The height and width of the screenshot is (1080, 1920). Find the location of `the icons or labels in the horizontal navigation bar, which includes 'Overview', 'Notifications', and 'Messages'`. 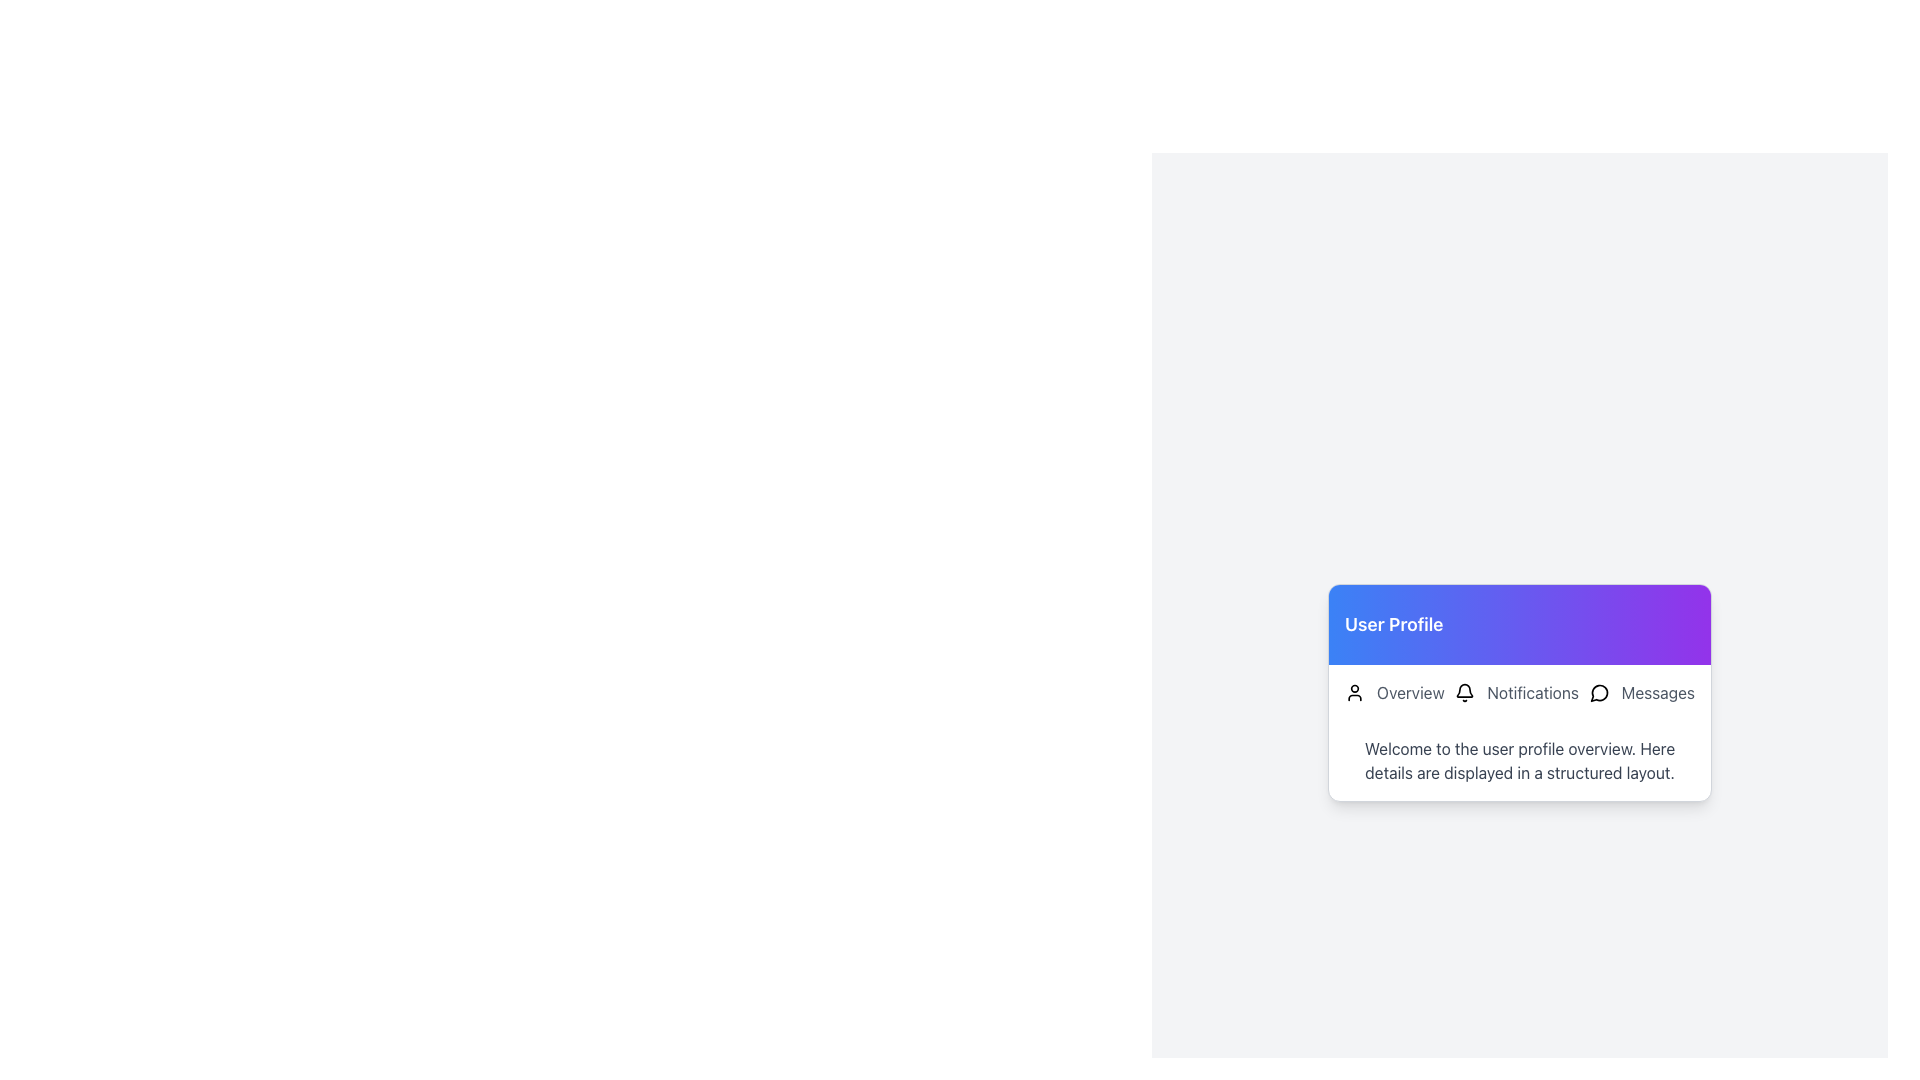

the icons or labels in the horizontal navigation bar, which includes 'Overview', 'Notifications', and 'Messages' is located at coordinates (1520, 692).